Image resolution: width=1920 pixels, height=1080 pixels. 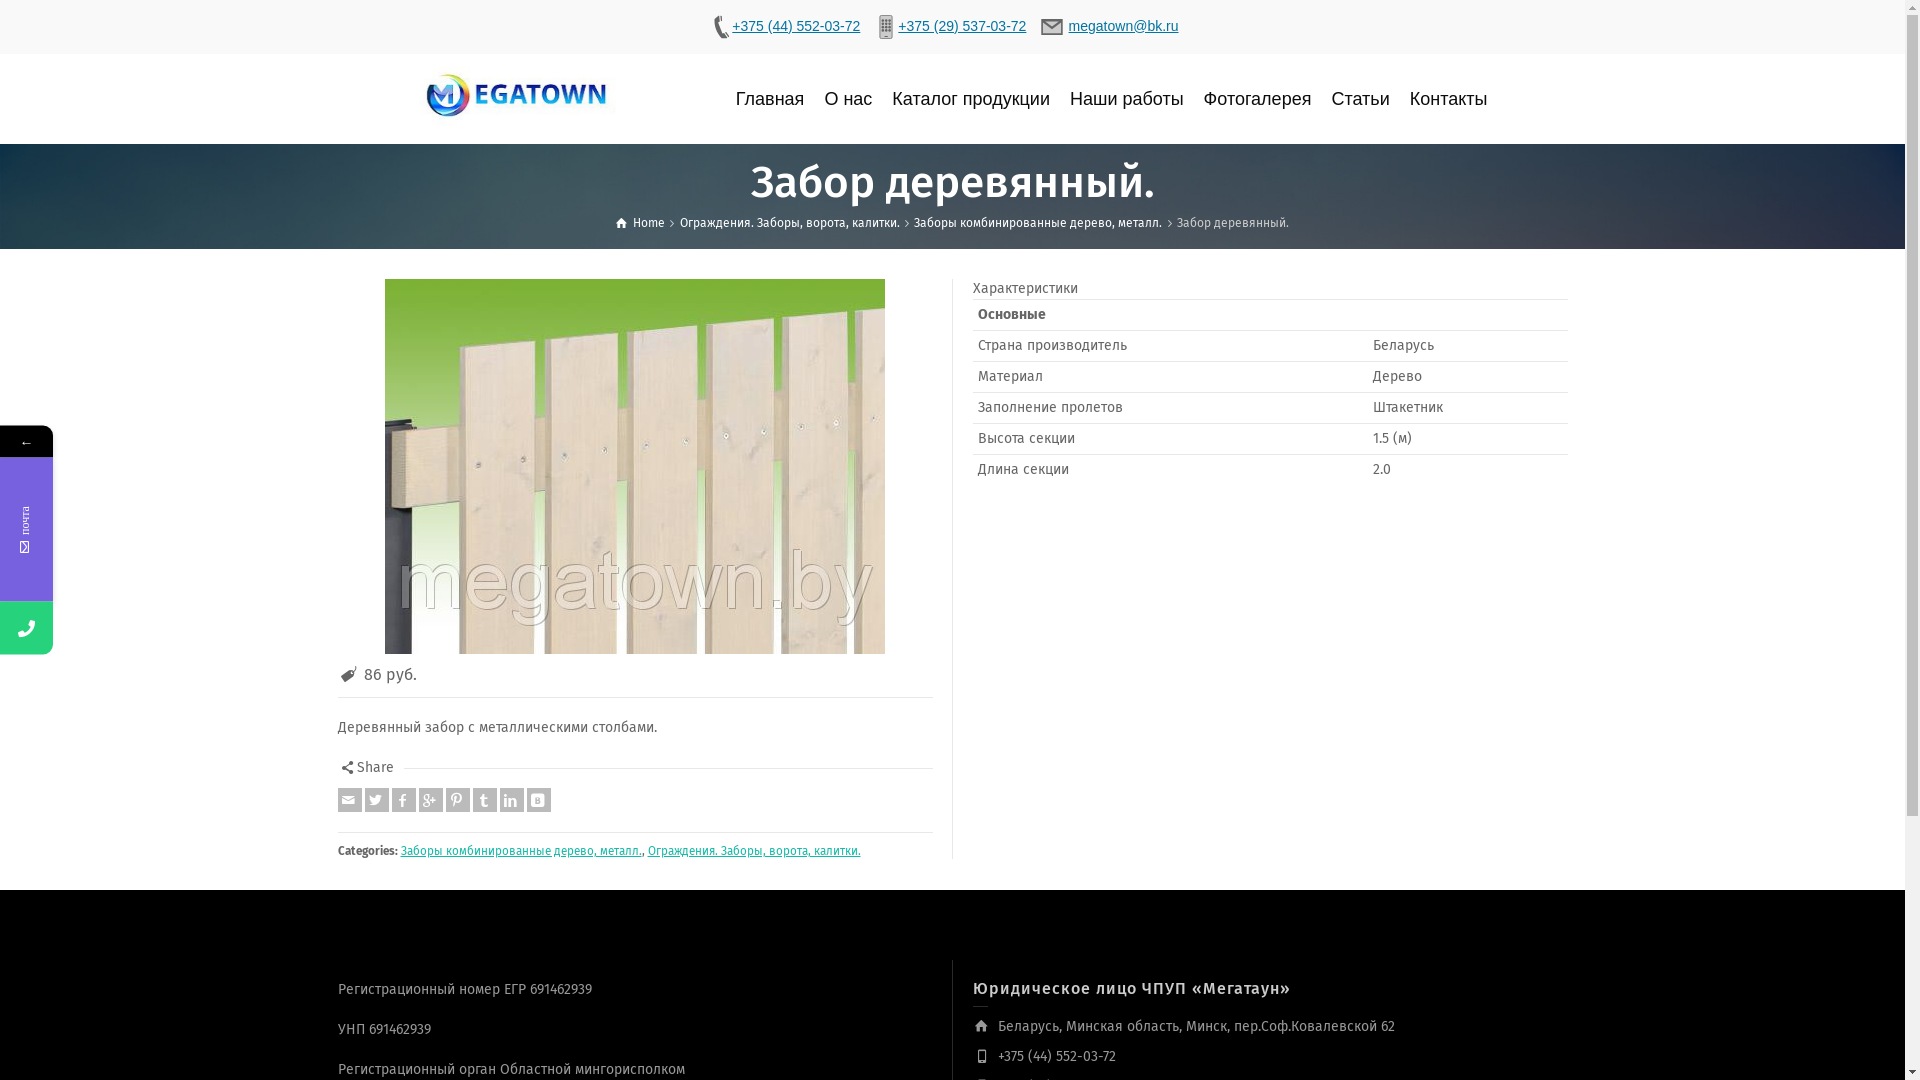 What do you see at coordinates (614, 223) in the screenshot?
I see `'Home'` at bounding box center [614, 223].